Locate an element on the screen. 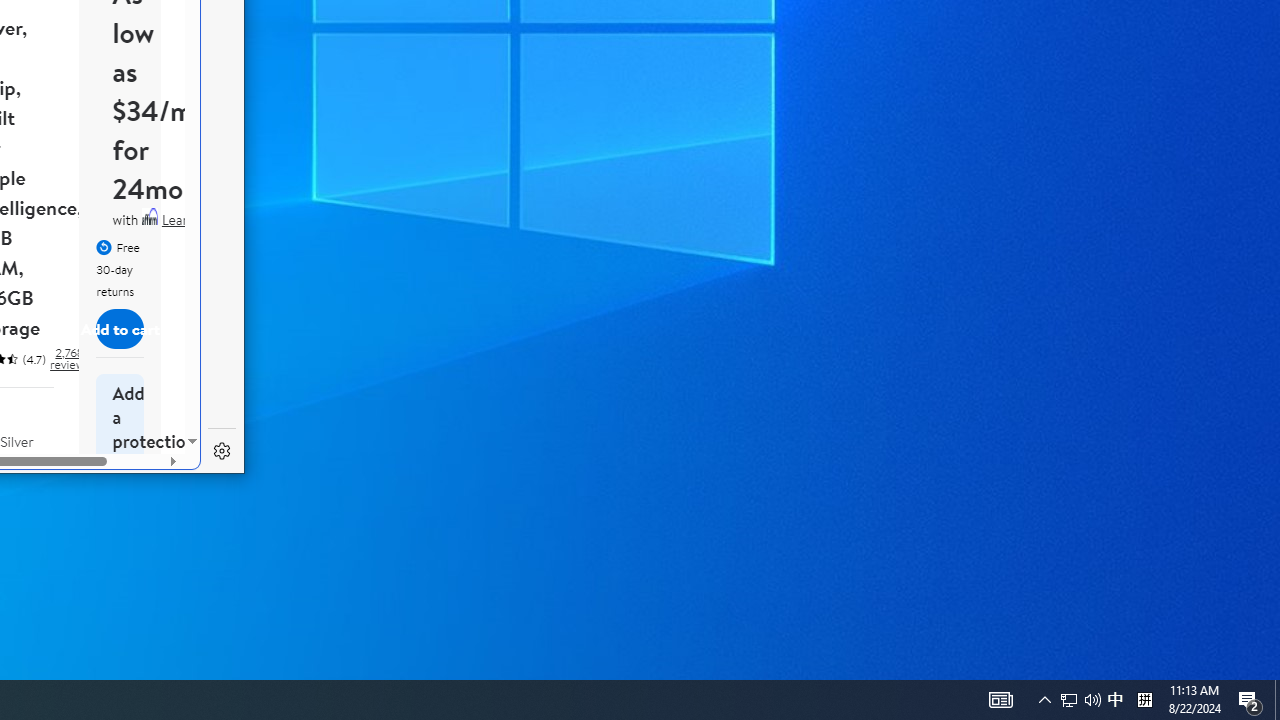 The image size is (1280, 720). 'Show desktop' is located at coordinates (1276, 698).